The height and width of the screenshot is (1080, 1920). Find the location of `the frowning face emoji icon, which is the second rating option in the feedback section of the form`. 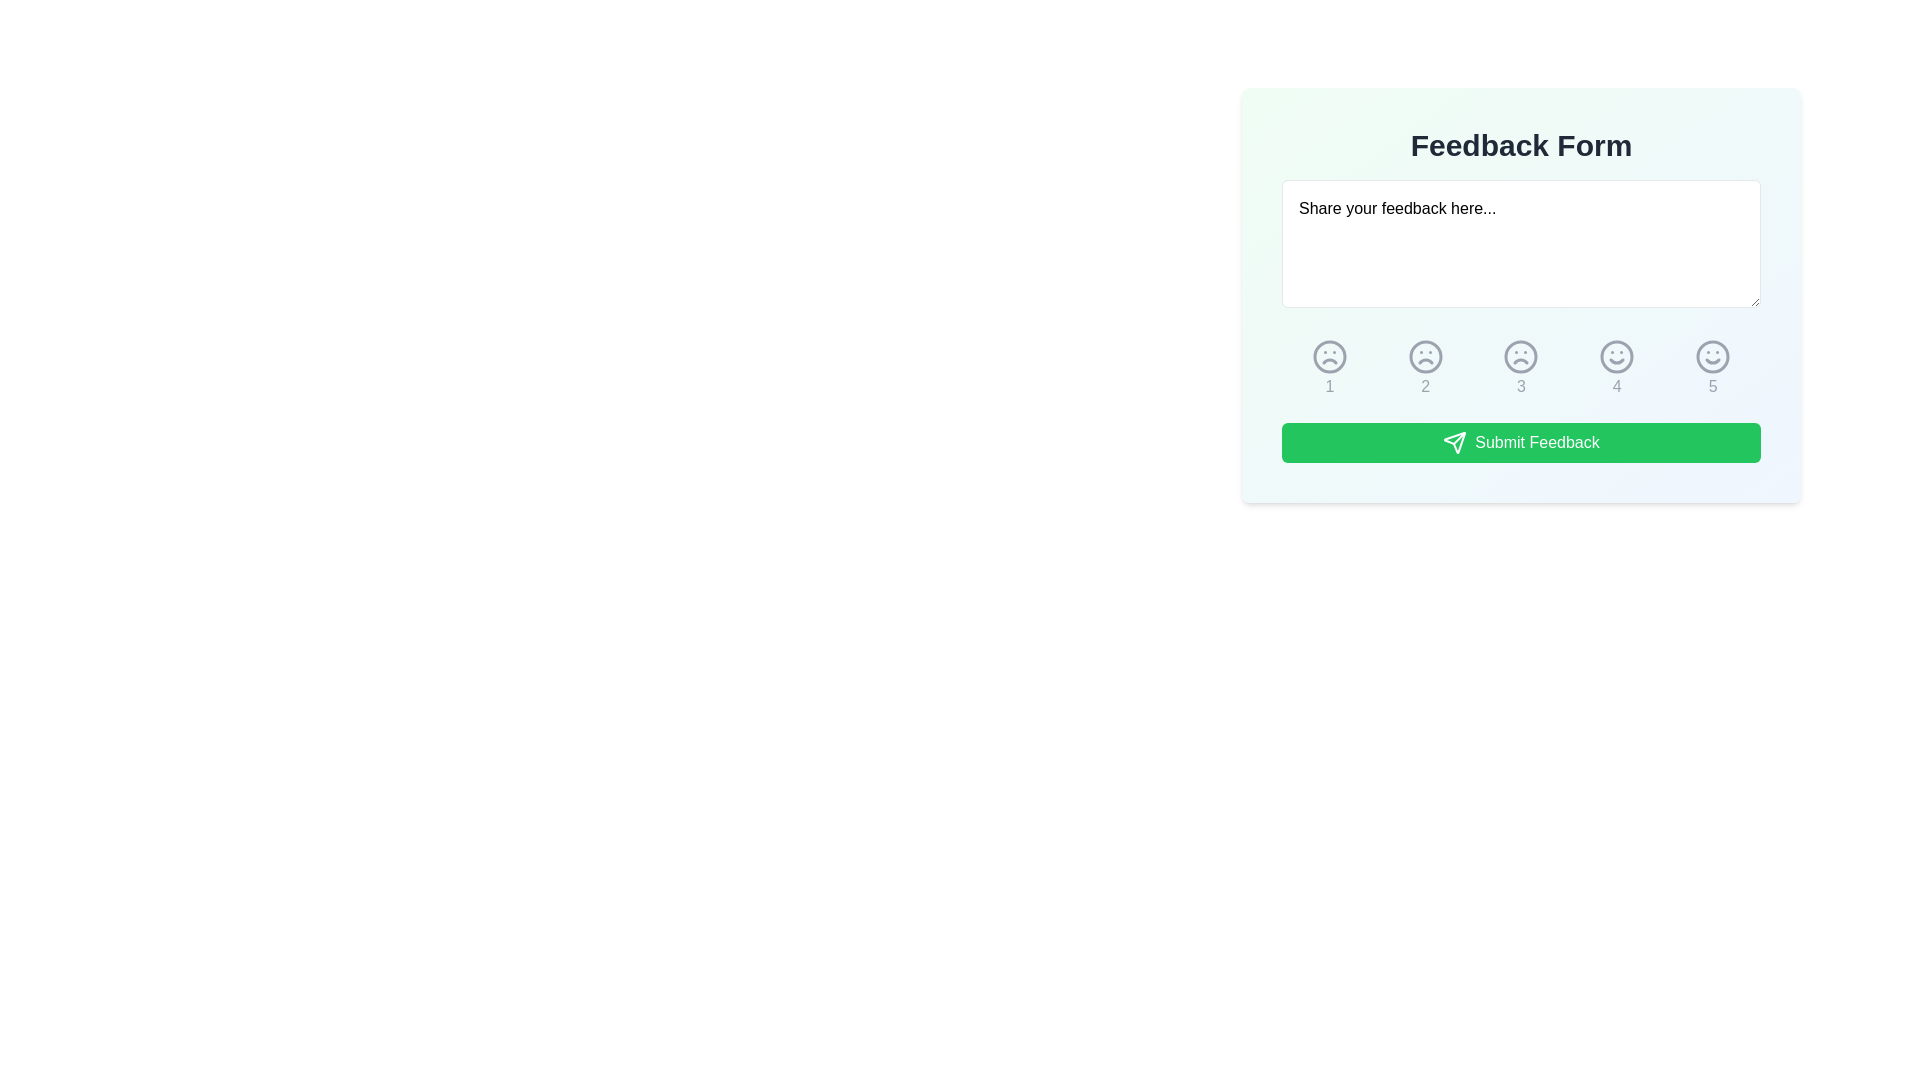

the frowning face emoji icon, which is the second rating option in the feedback section of the form is located at coordinates (1424, 356).